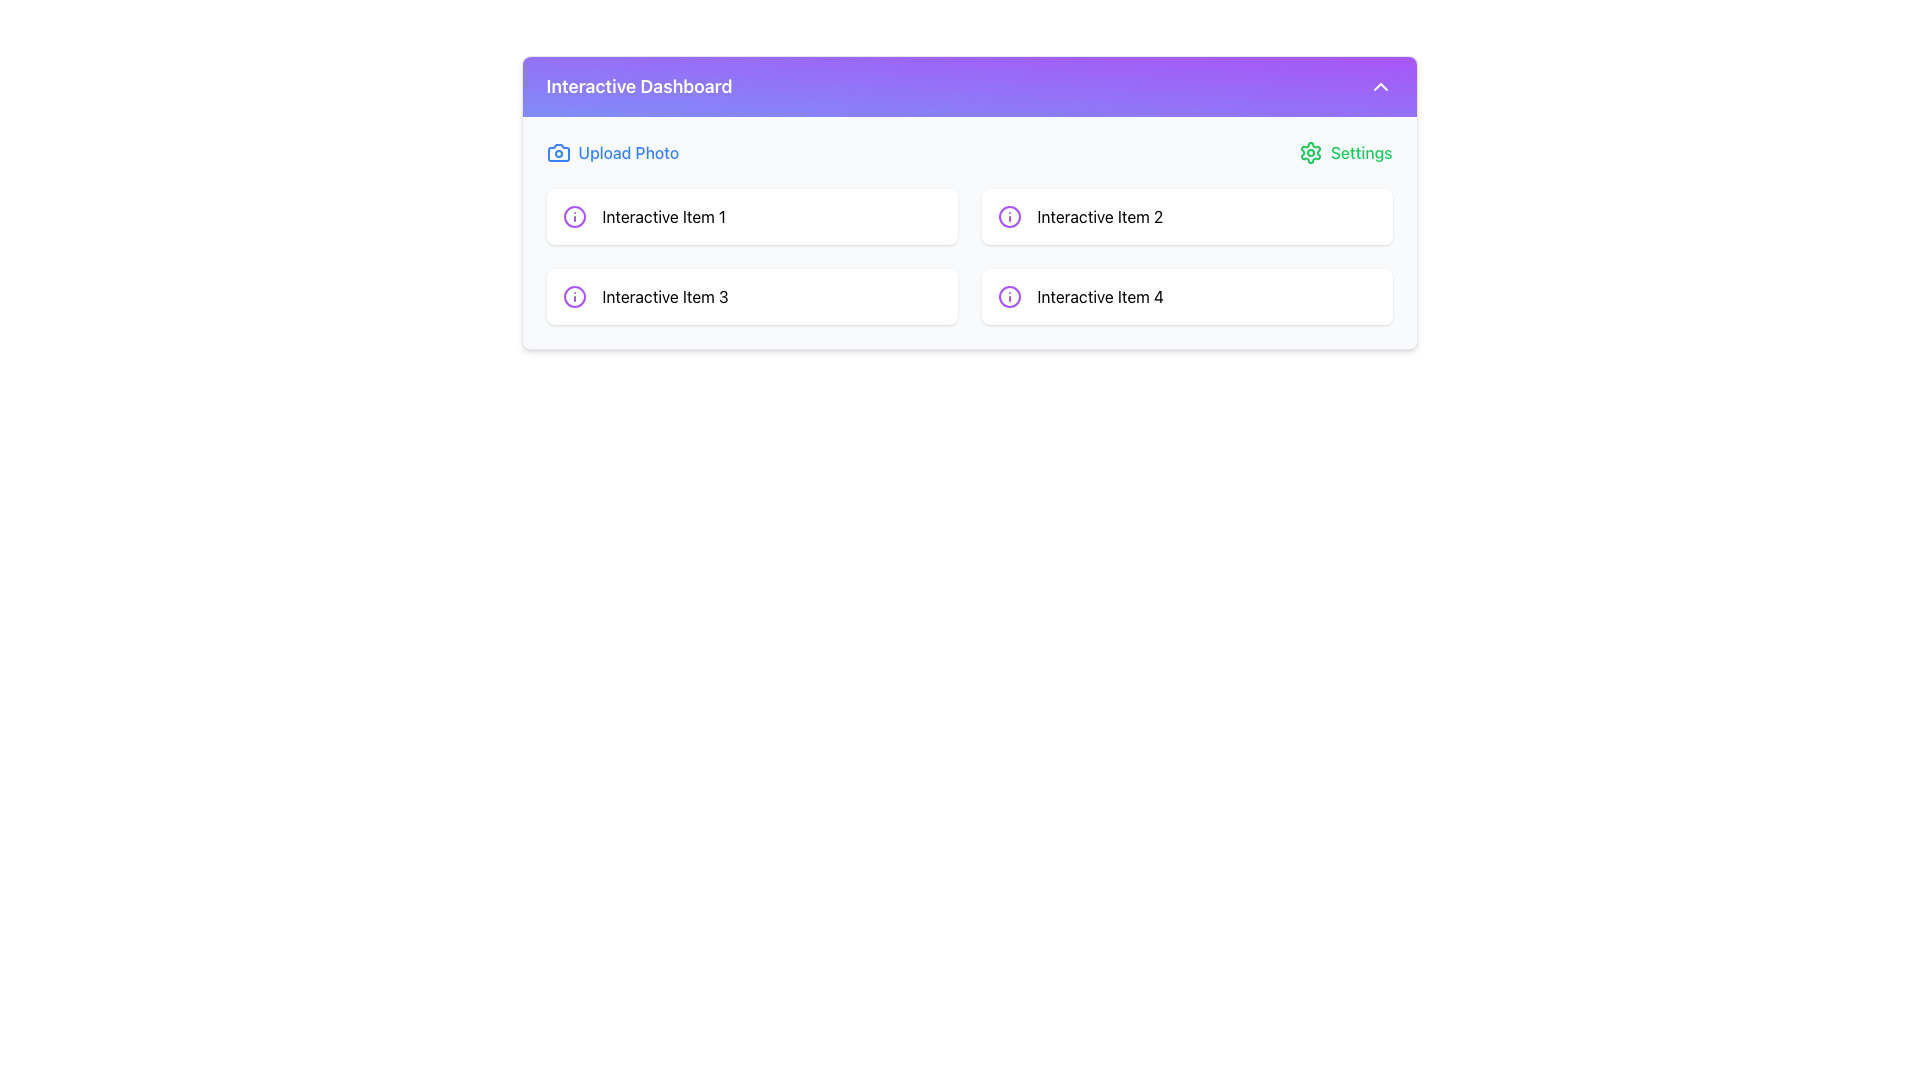 This screenshot has width=1920, height=1080. I want to click on the 'Settings' button, which is a green text label located in the top-right corner of the 'Upload Photo Settings' section, positioned next to a gear-shaped icon, so click(1345, 152).